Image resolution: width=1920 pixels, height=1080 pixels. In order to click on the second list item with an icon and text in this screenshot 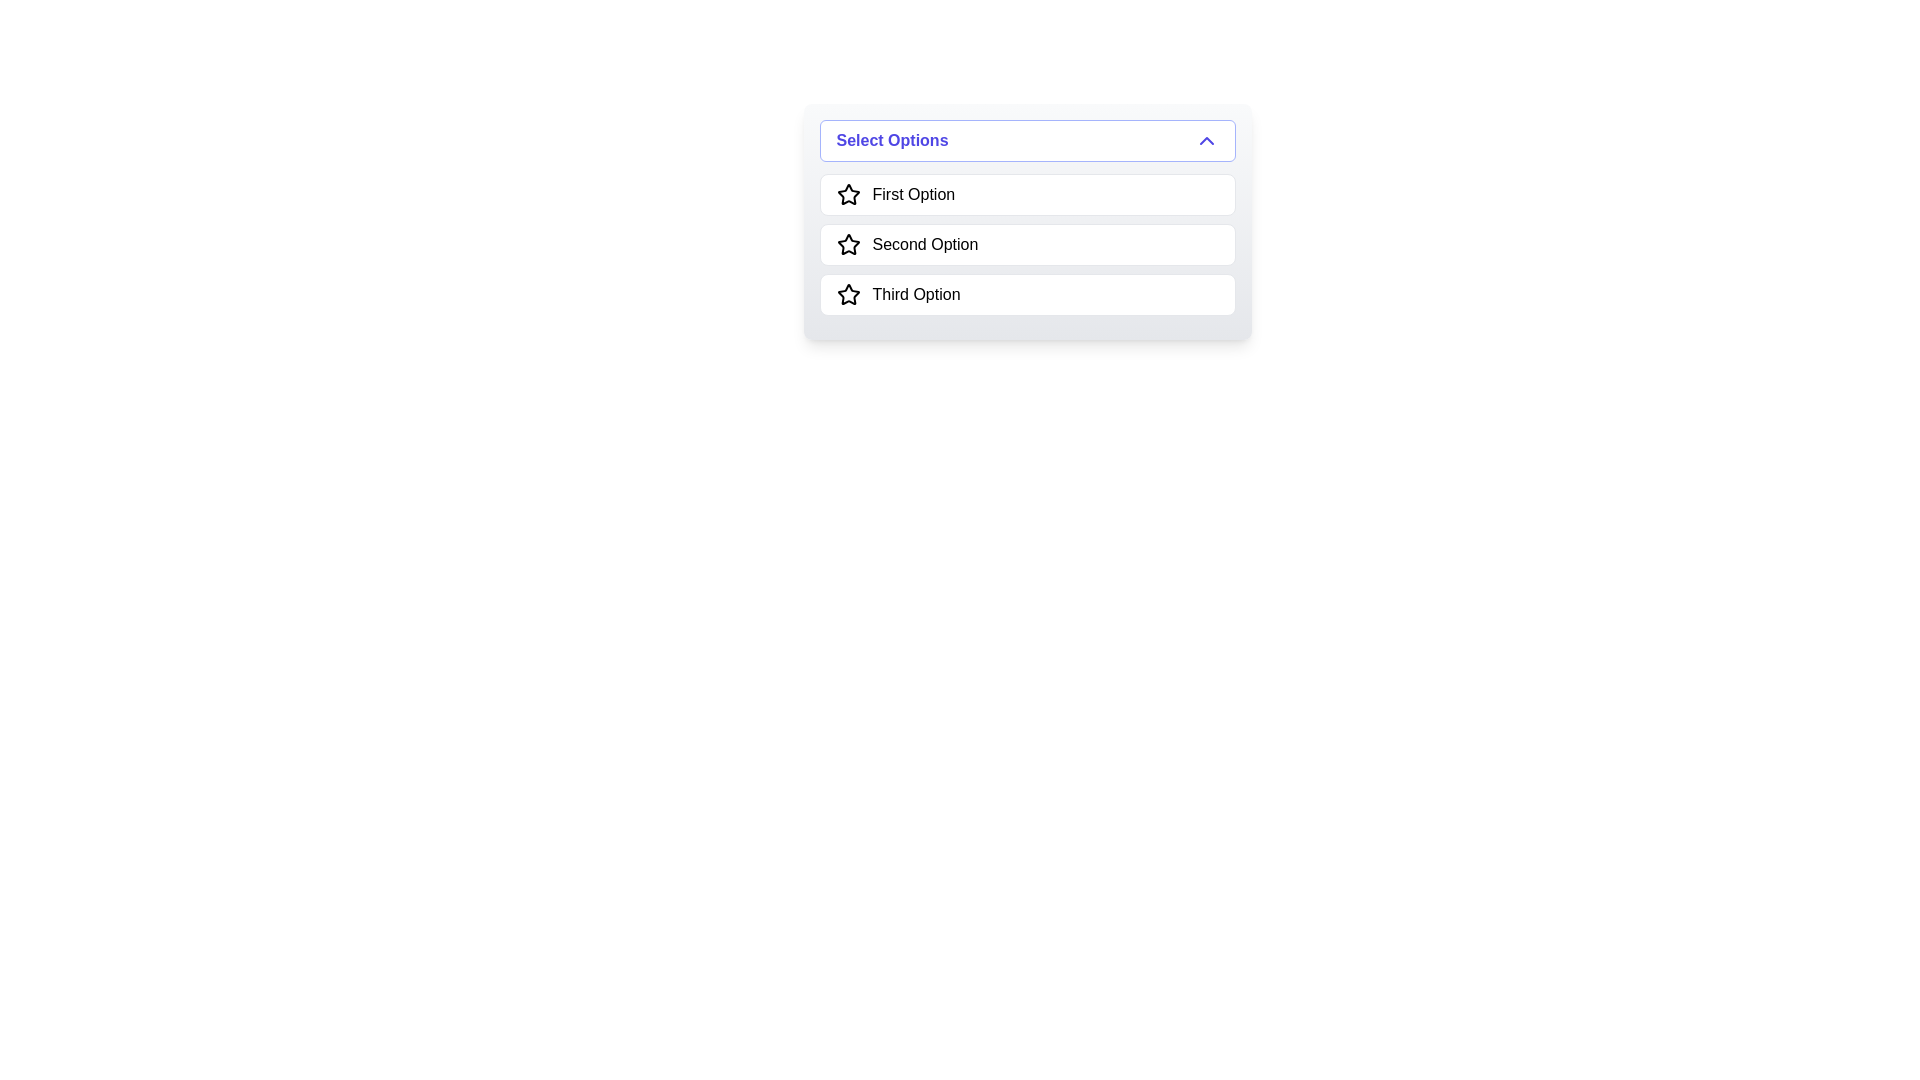, I will do `click(906, 244)`.